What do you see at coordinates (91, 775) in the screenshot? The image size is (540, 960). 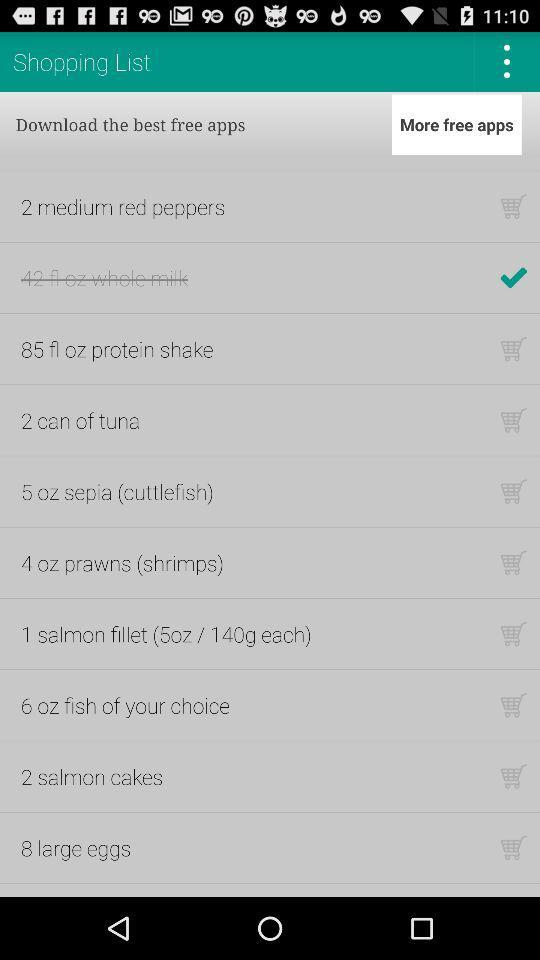 I see `the item below 6 oz fish item` at bounding box center [91, 775].